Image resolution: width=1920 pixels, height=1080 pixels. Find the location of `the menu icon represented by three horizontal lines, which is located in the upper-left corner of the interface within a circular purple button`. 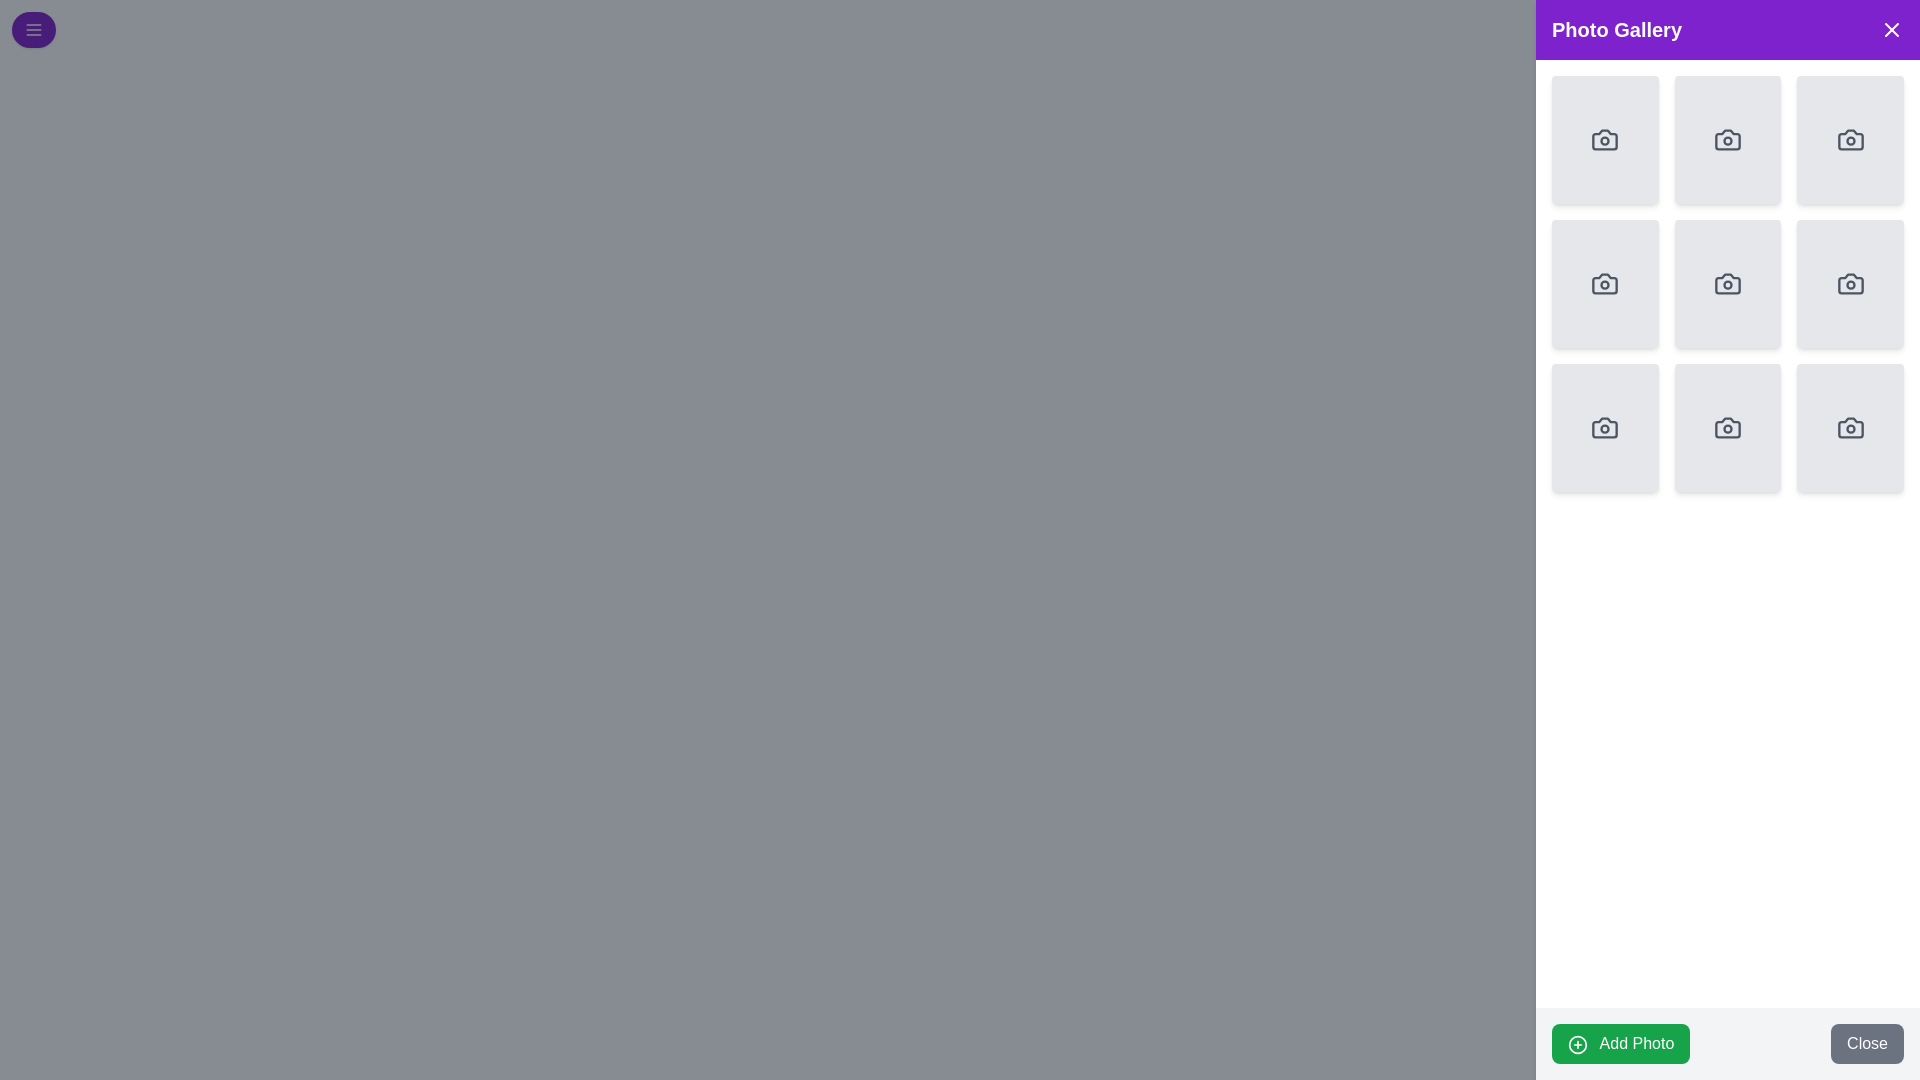

the menu icon represented by three horizontal lines, which is located in the upper-left corner of the interface within a circular purple button is located at coordinates (33, 30).